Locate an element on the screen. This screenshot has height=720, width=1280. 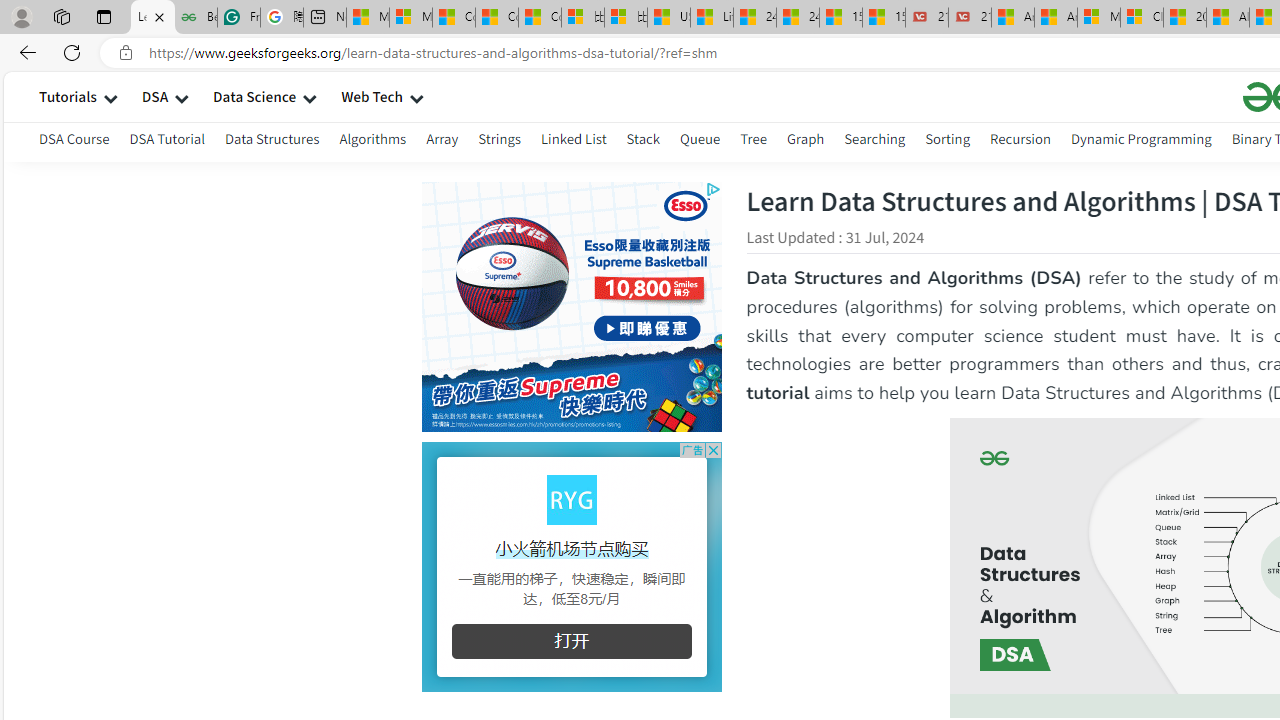
'DSA Course' is located at coordinates (74, 141).